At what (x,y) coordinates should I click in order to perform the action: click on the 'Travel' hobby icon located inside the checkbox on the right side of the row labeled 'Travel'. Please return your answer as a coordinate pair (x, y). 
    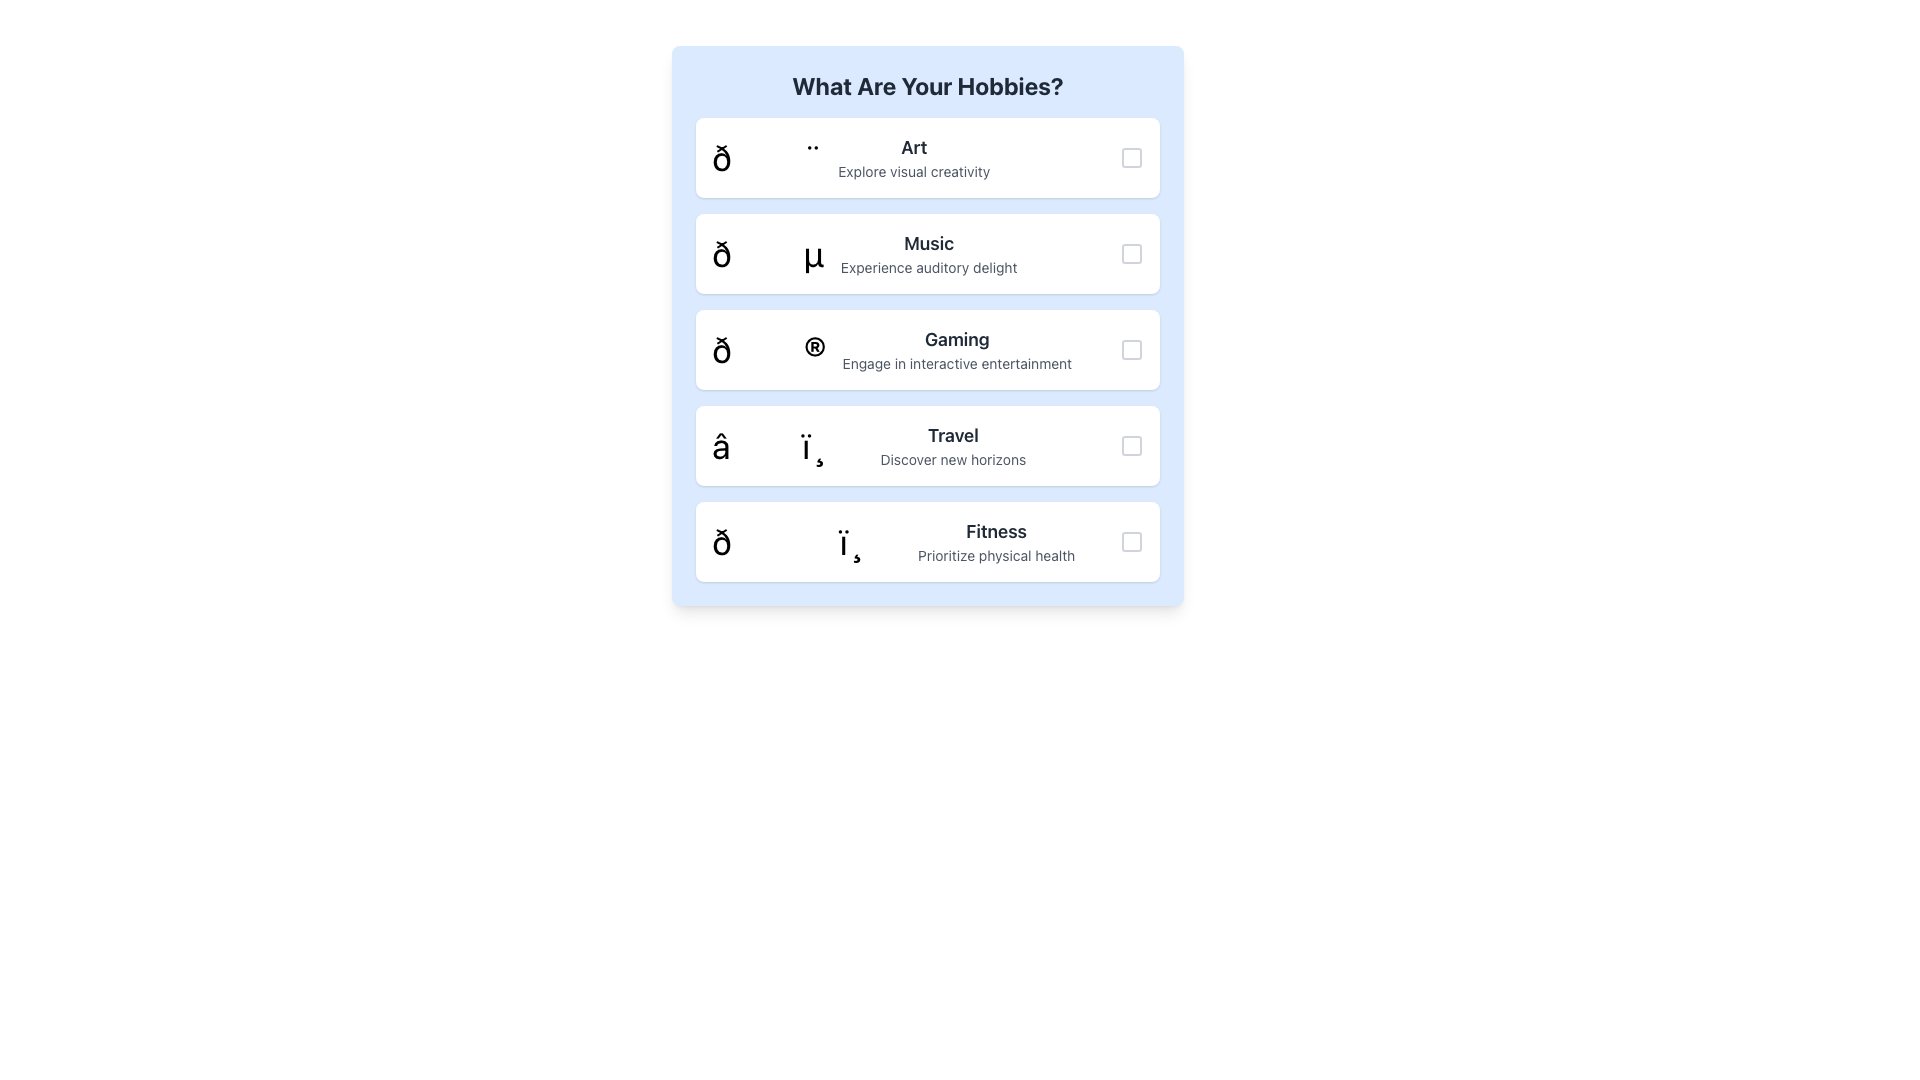
    Looking at the image, I should click on (1132, 445).